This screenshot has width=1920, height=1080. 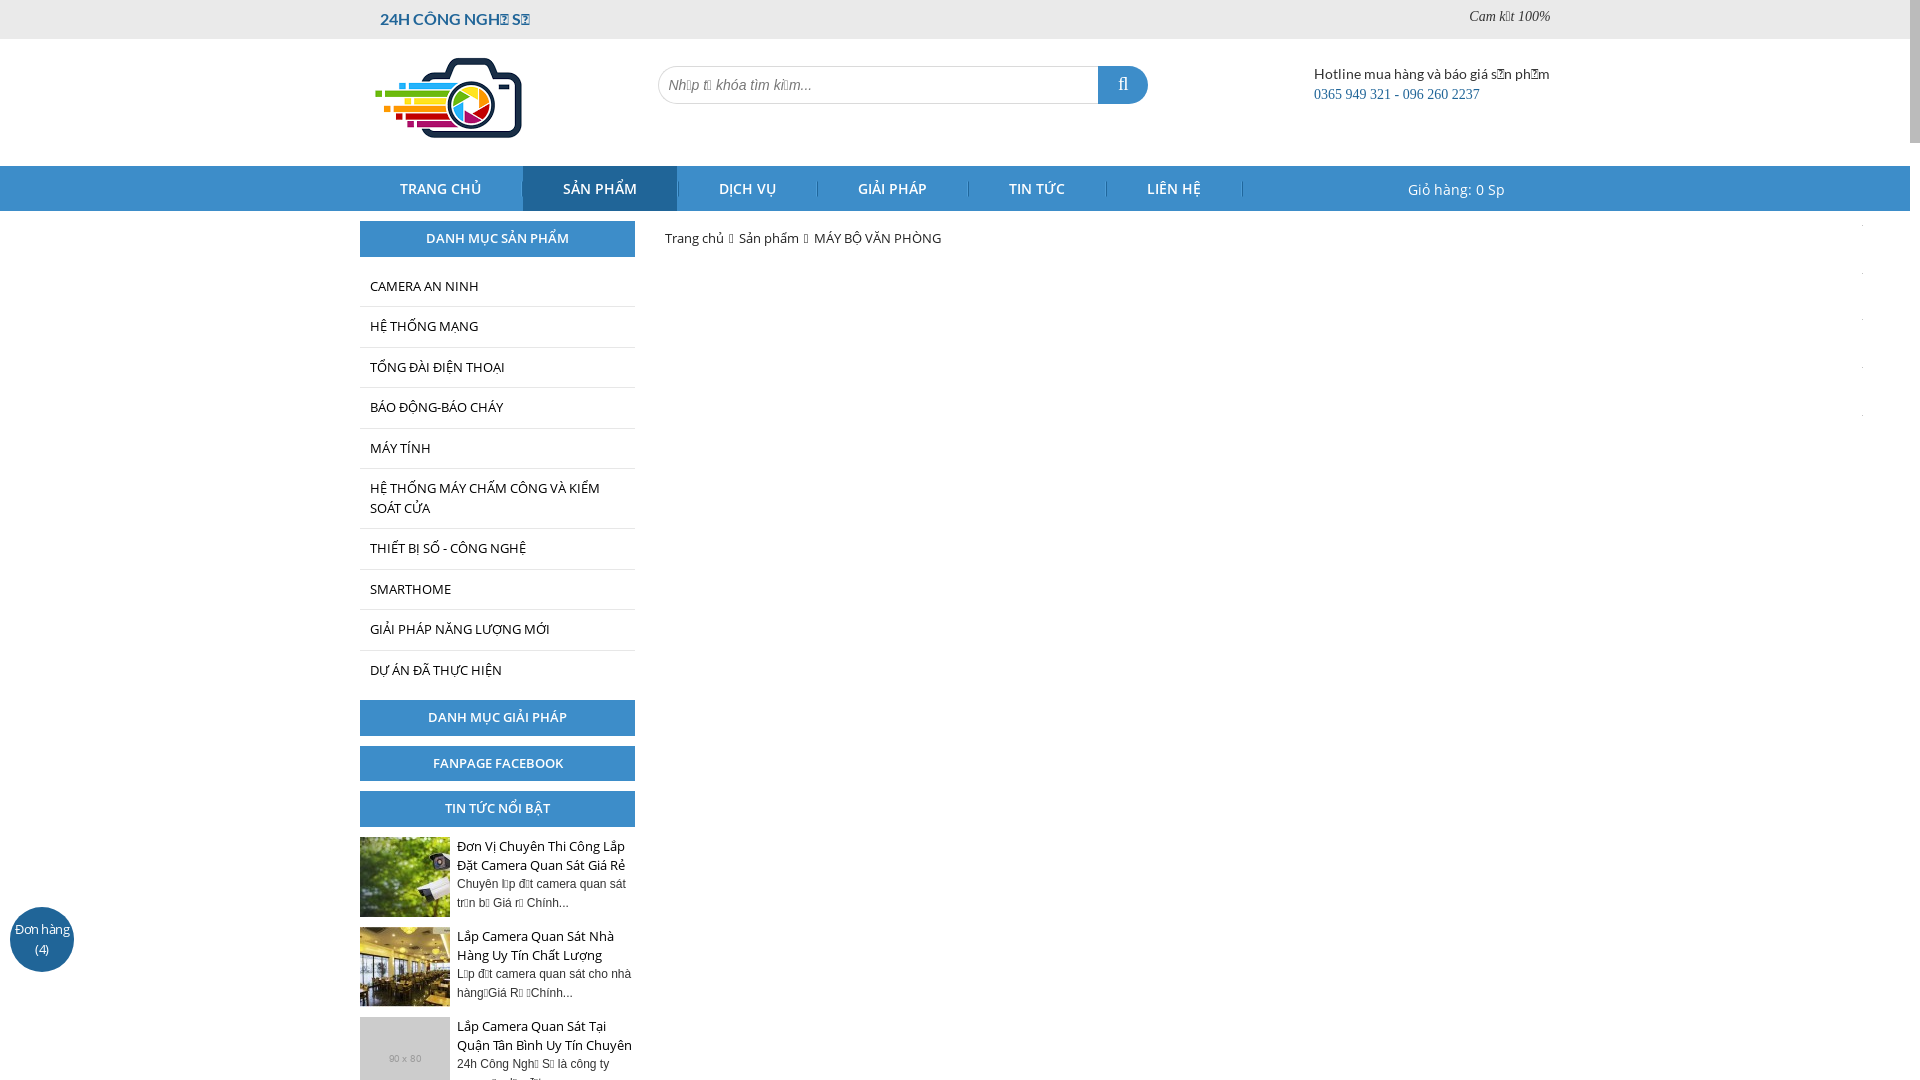 I want to click on 'CAMERA AN NINH', so click(x=497, y=285).